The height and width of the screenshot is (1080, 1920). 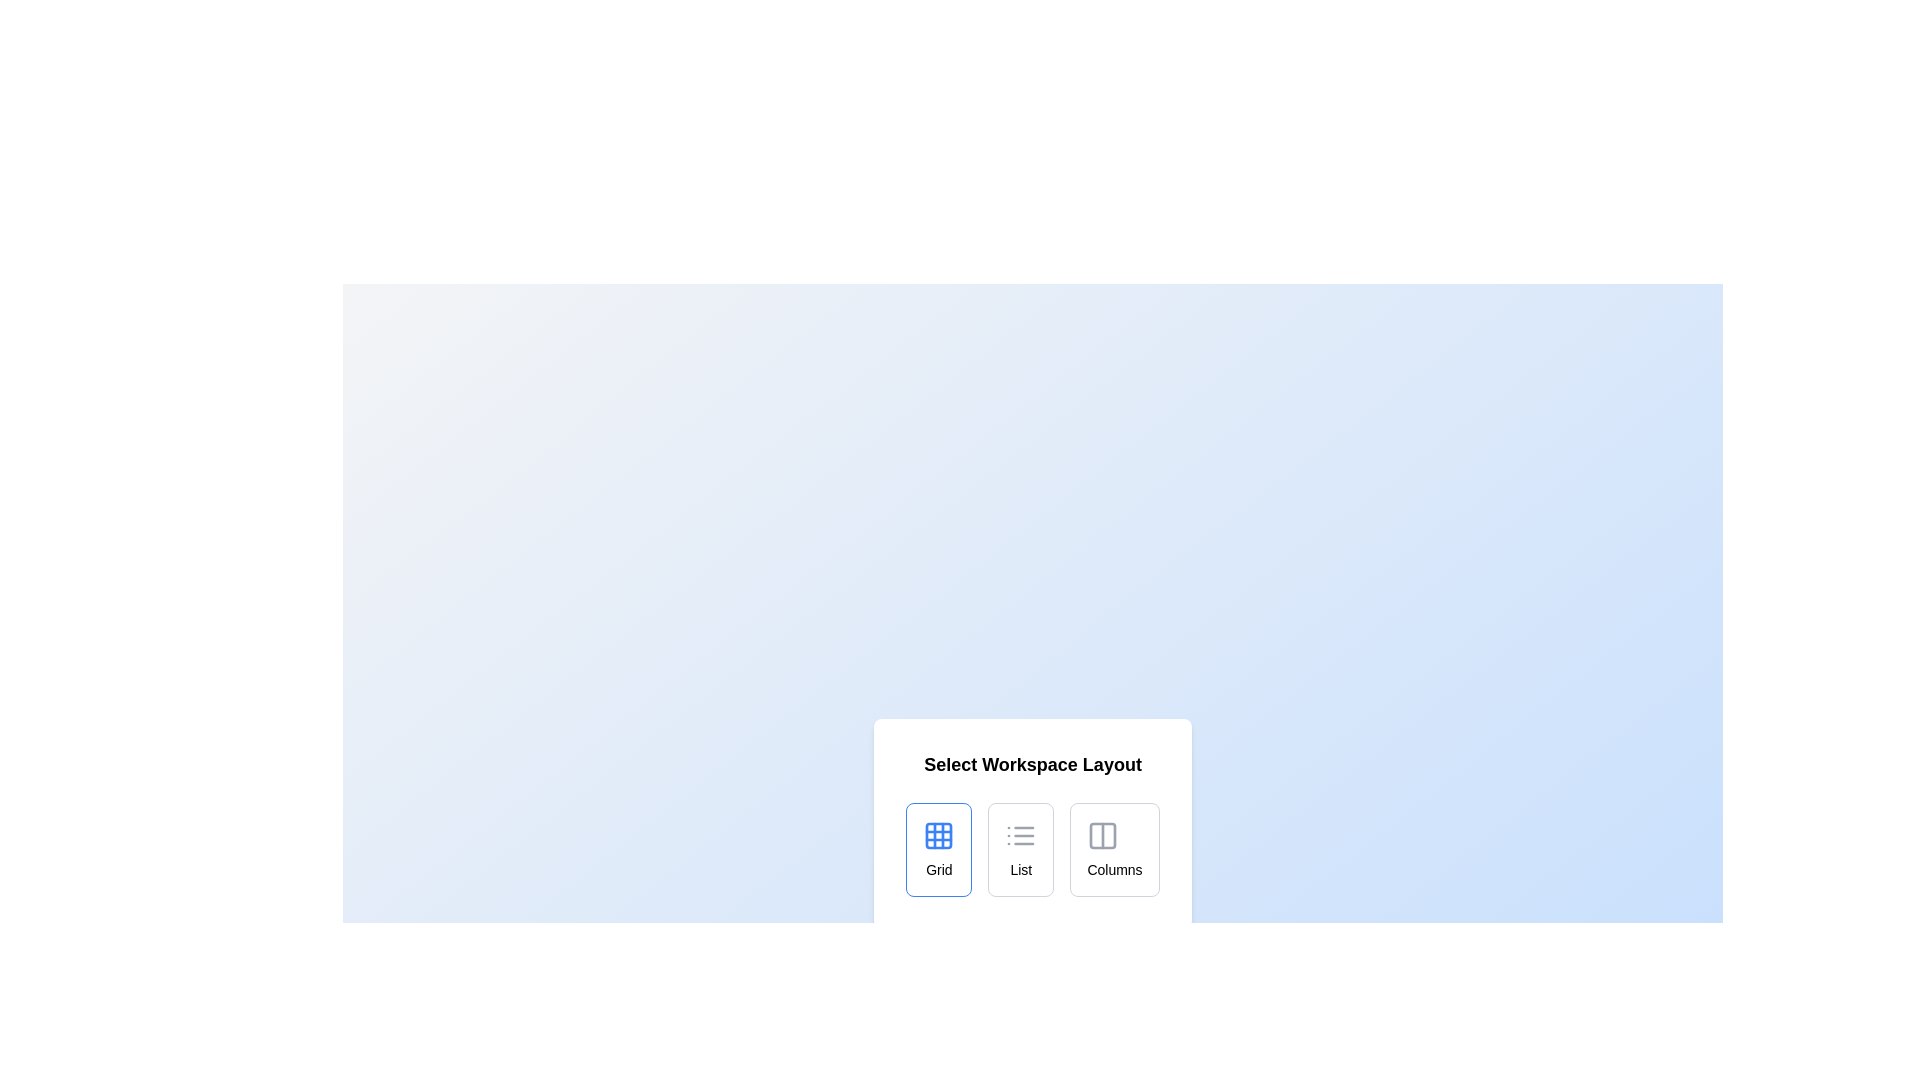 I want to click on the layout option Grid to observe visual feedback, so click(x=938, y=849).